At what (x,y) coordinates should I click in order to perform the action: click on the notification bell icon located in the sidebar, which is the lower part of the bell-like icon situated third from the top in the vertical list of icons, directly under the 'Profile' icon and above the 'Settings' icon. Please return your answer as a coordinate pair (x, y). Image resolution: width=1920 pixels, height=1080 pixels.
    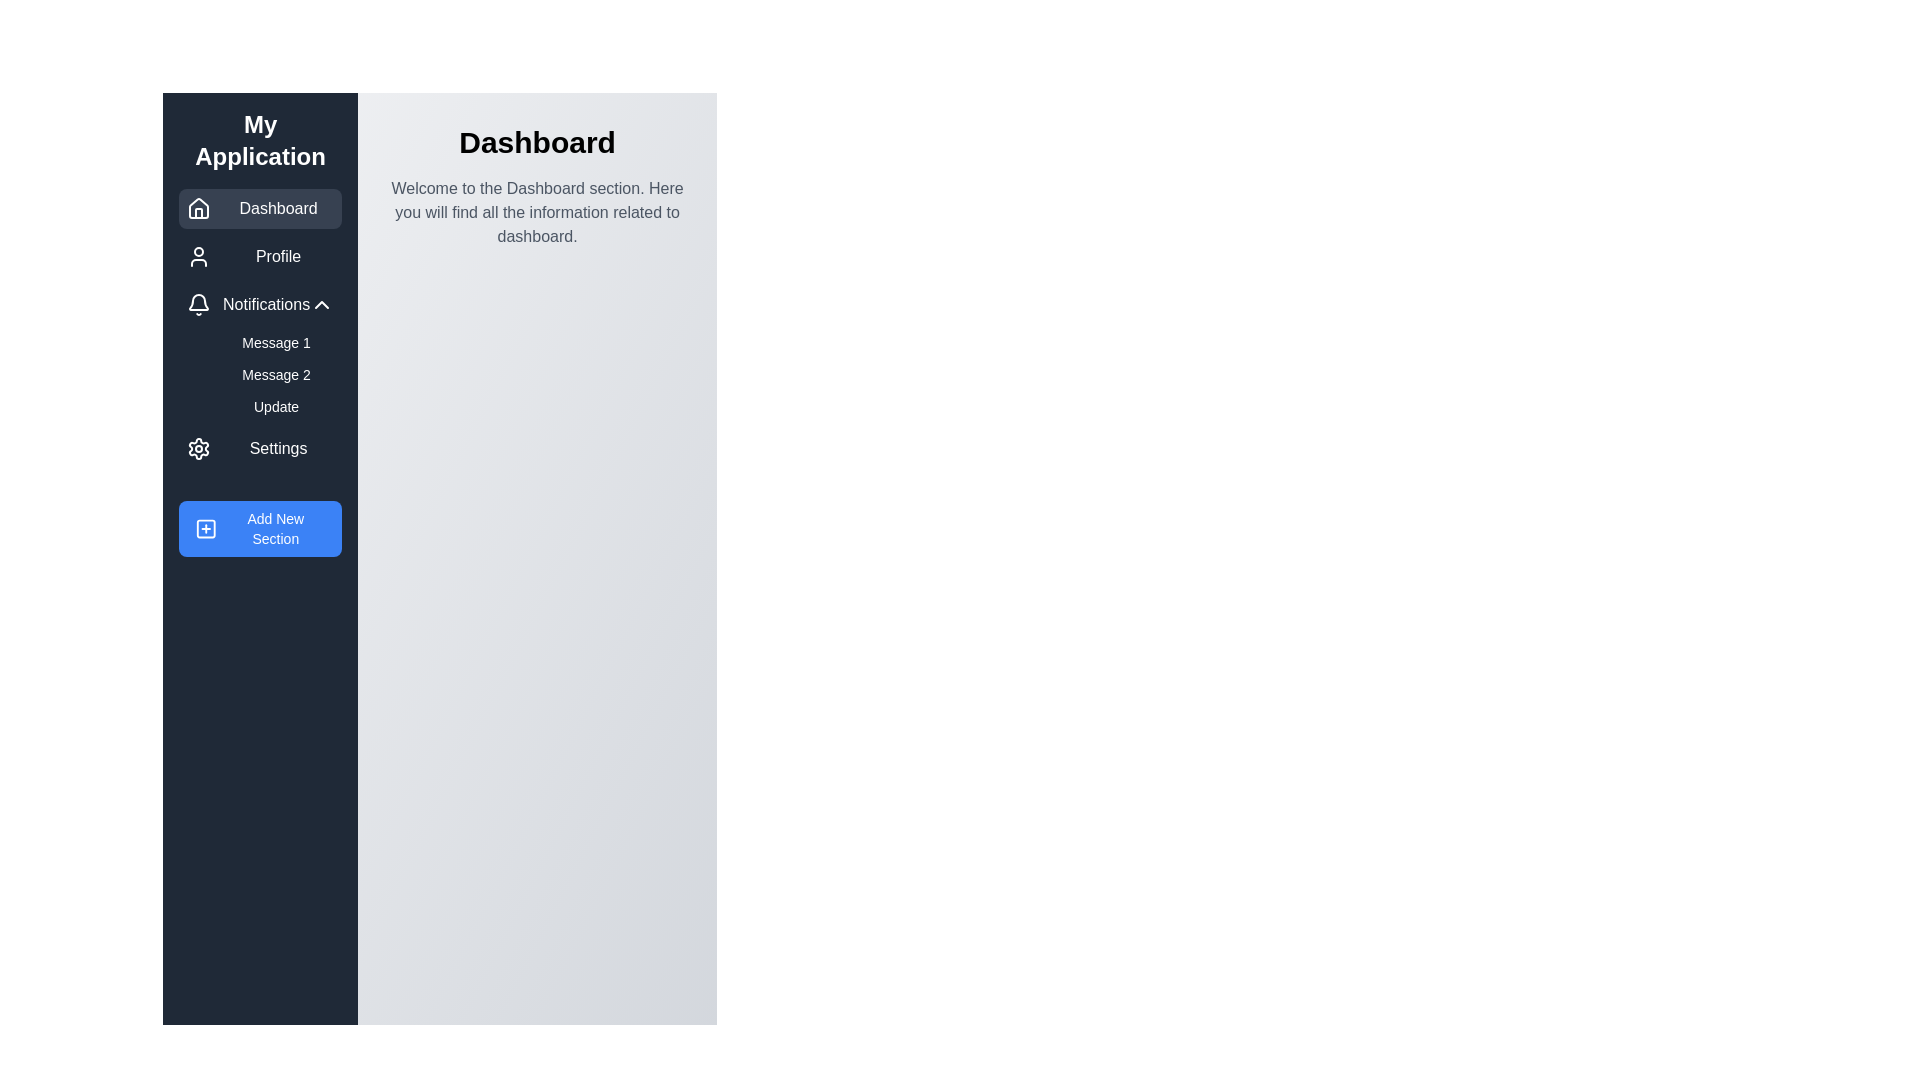
    Looking at the image, I should click on (198, 302).